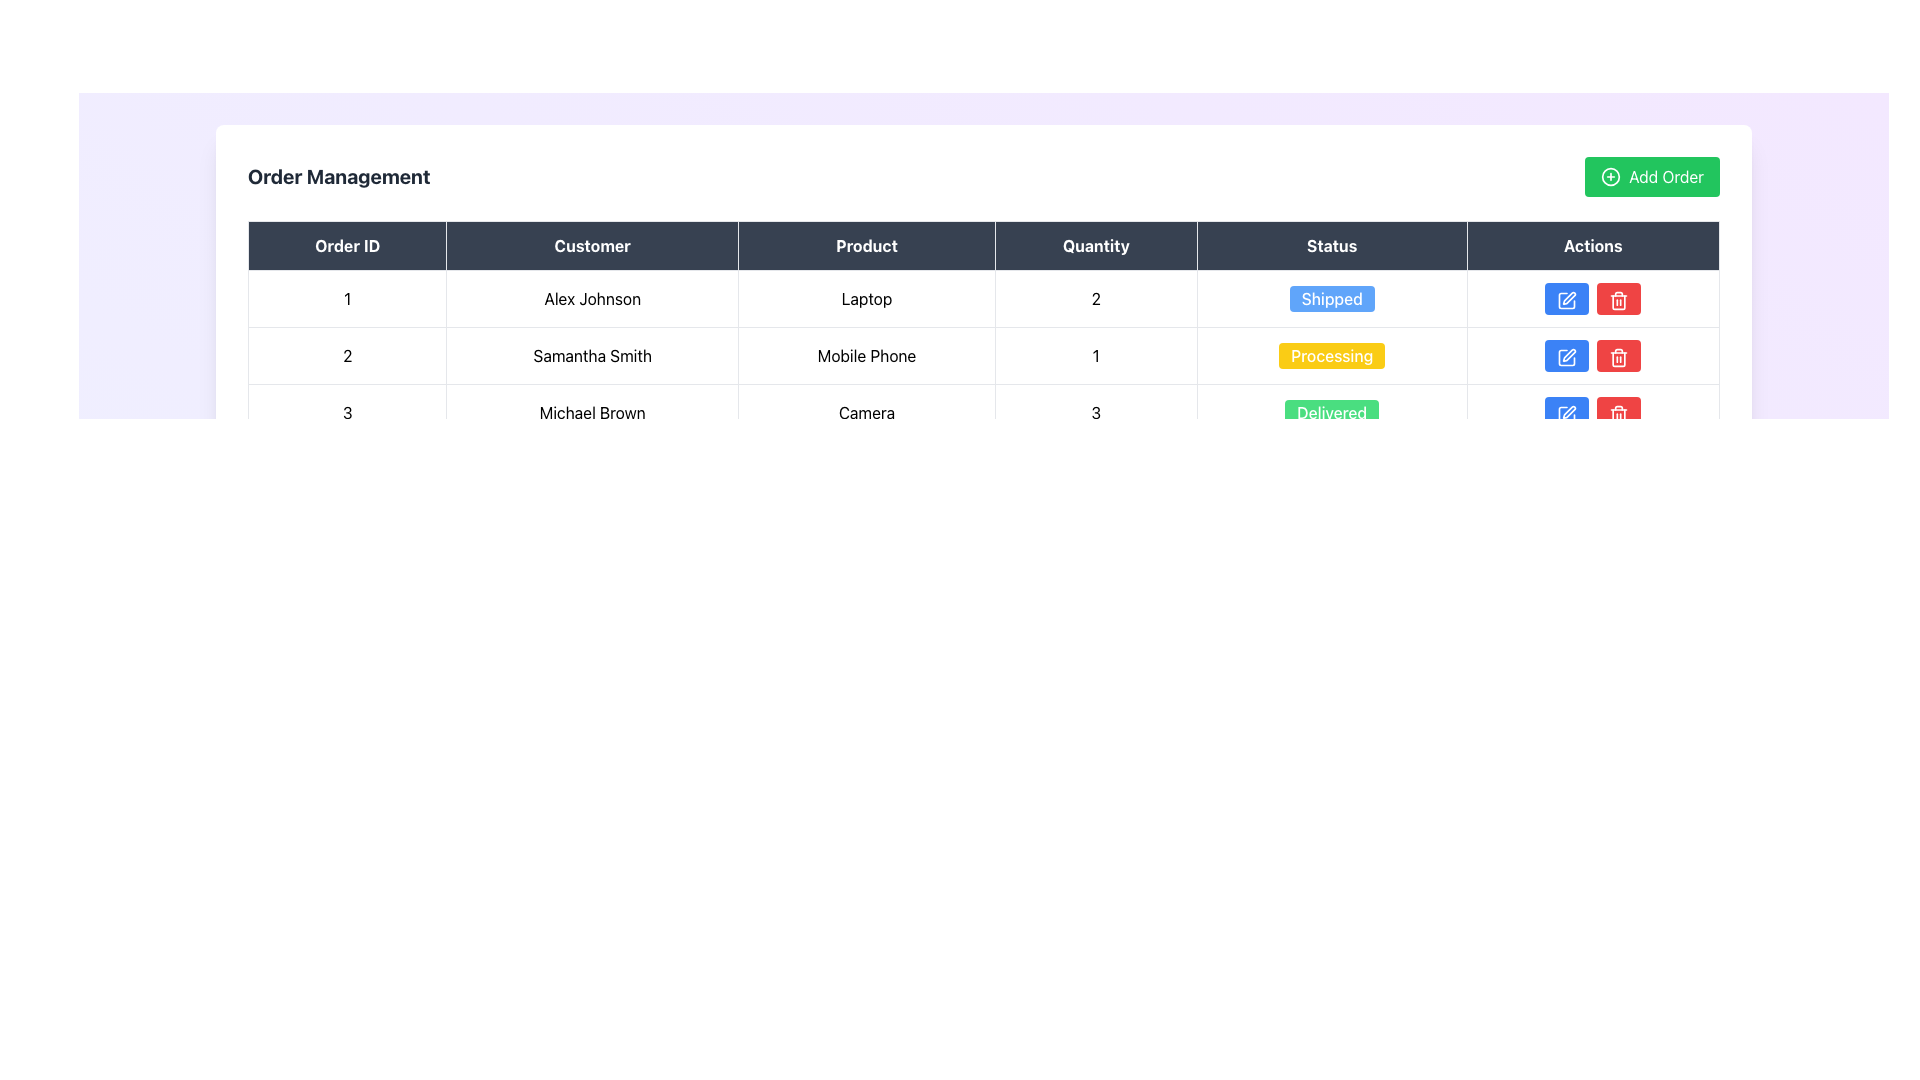 This screenshot has height=1080, width=1920. I want to click on the editing control button located in the 'Actions' column of the second row in the table, so click(1566, 356).